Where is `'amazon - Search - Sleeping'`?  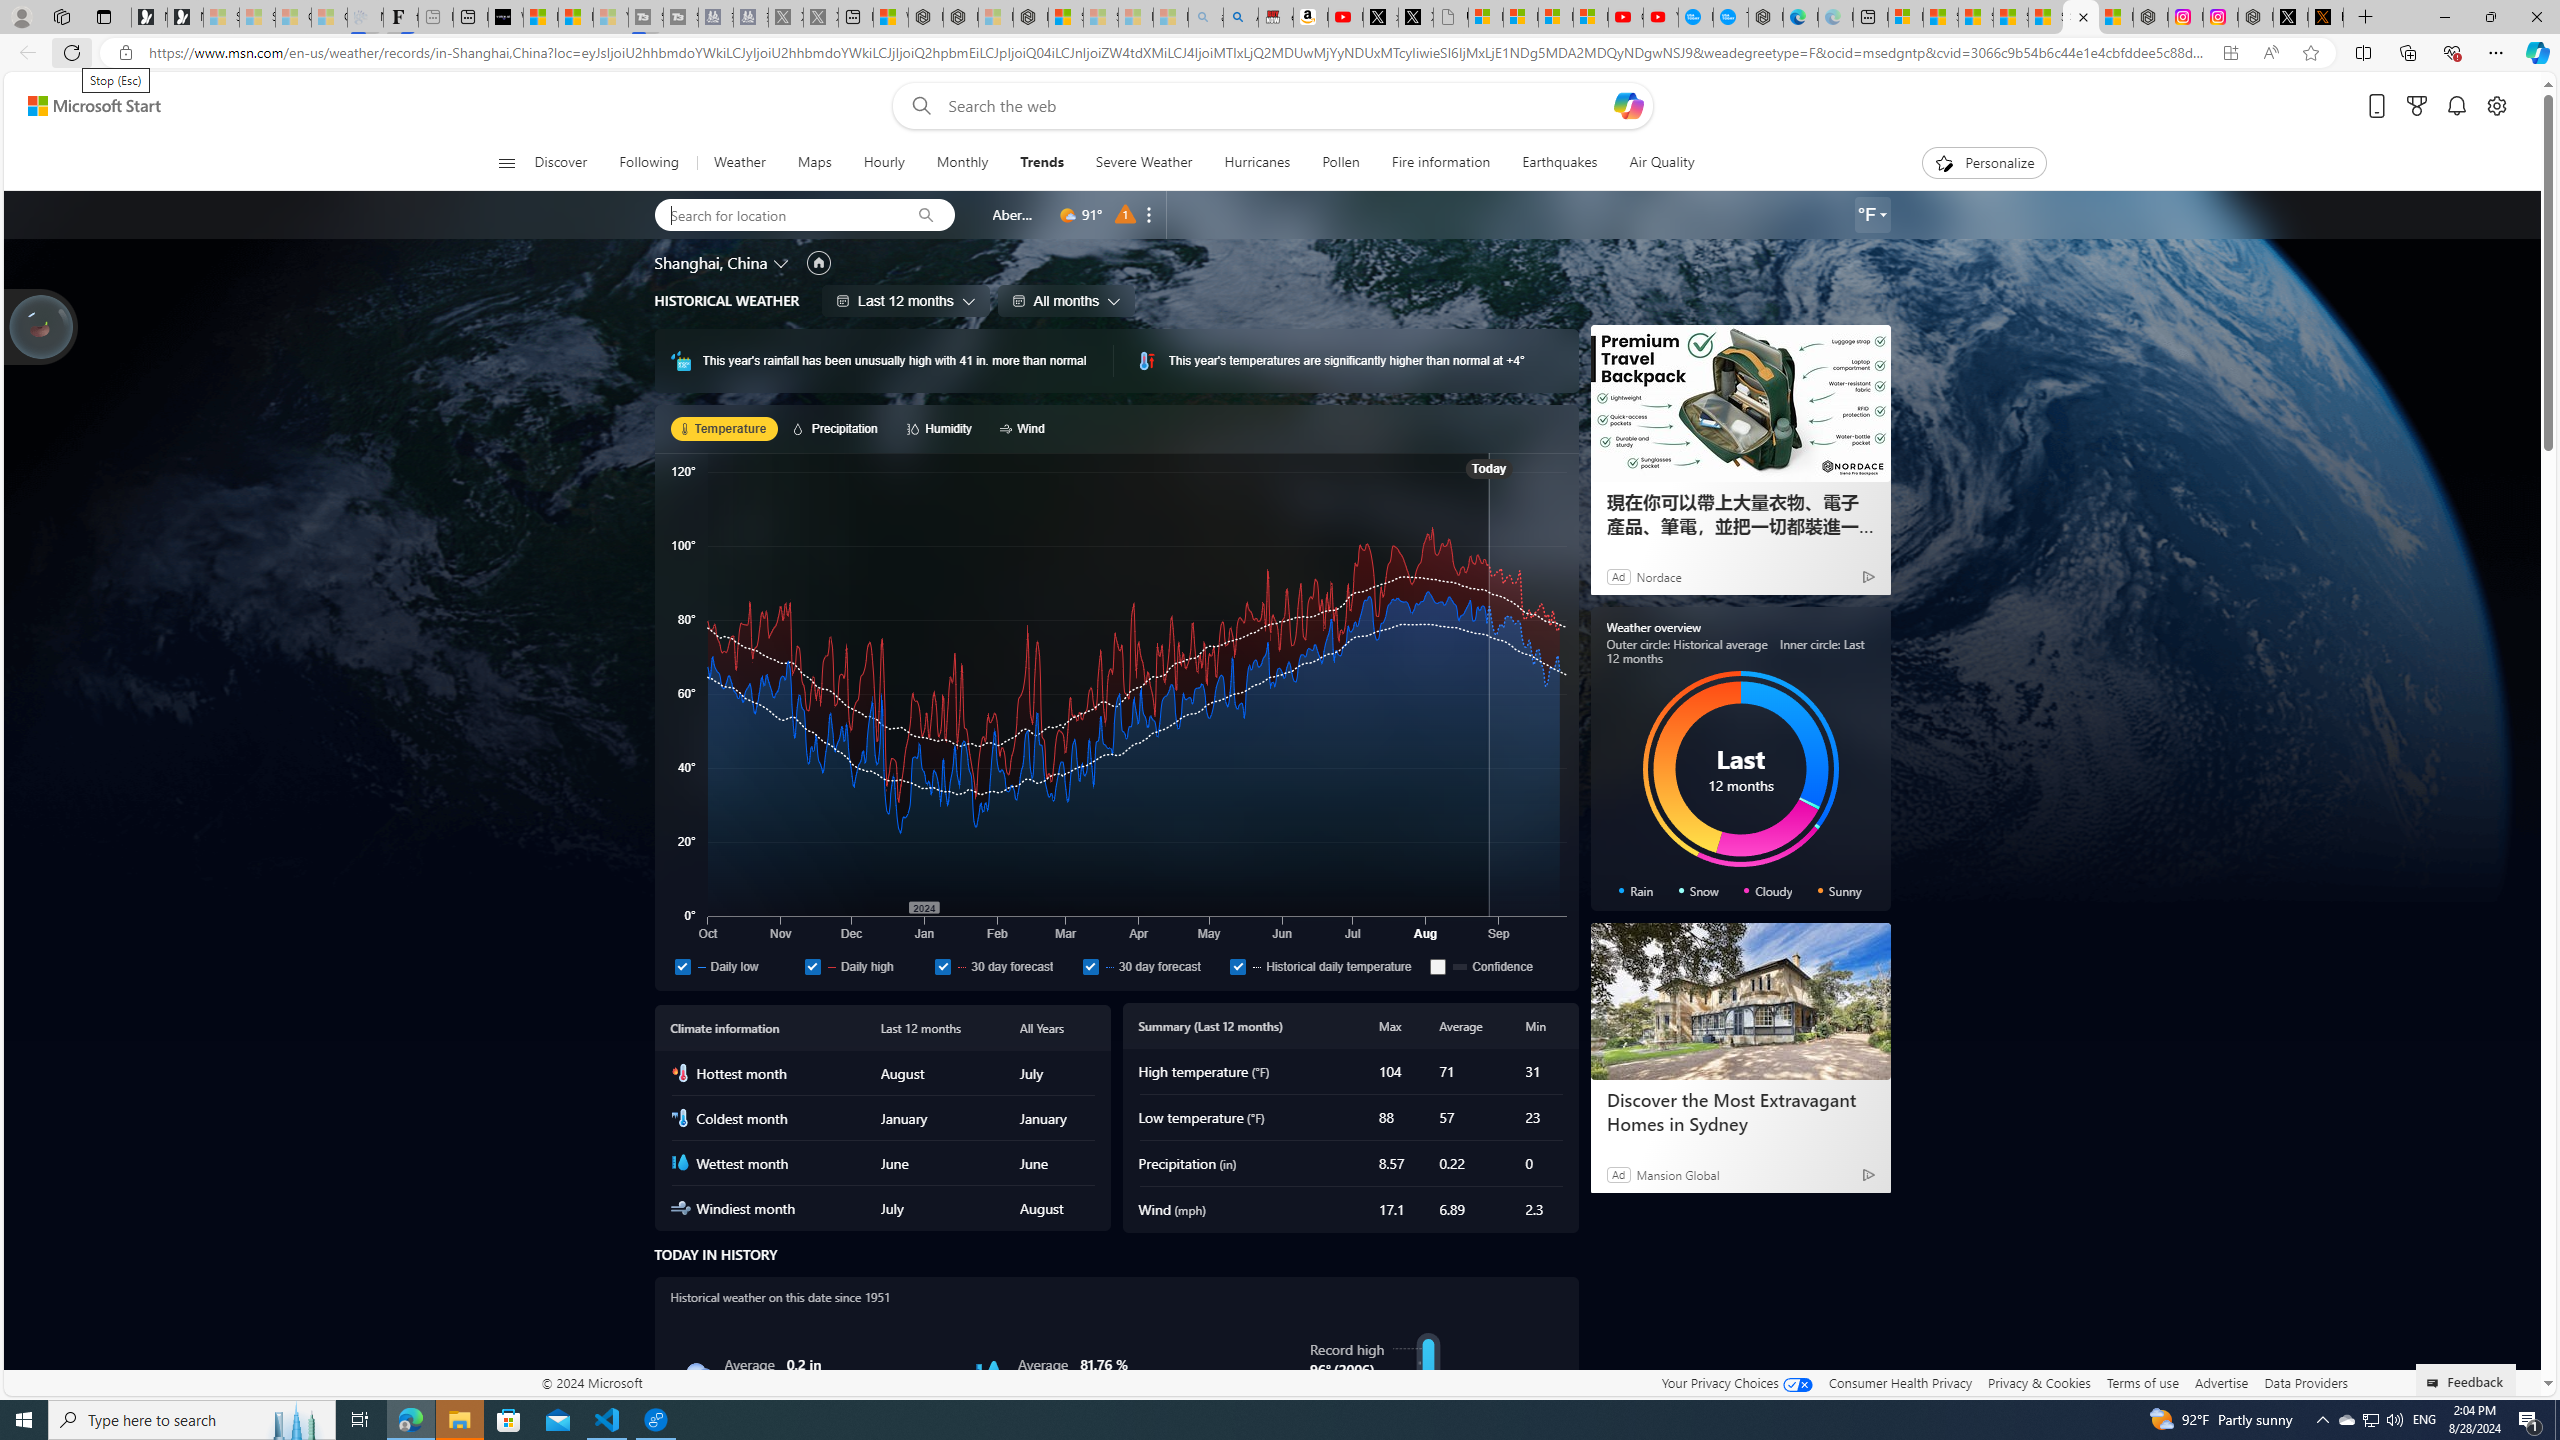
'amazon - Search - Sleeping' is located at coordinates (1204, 16).